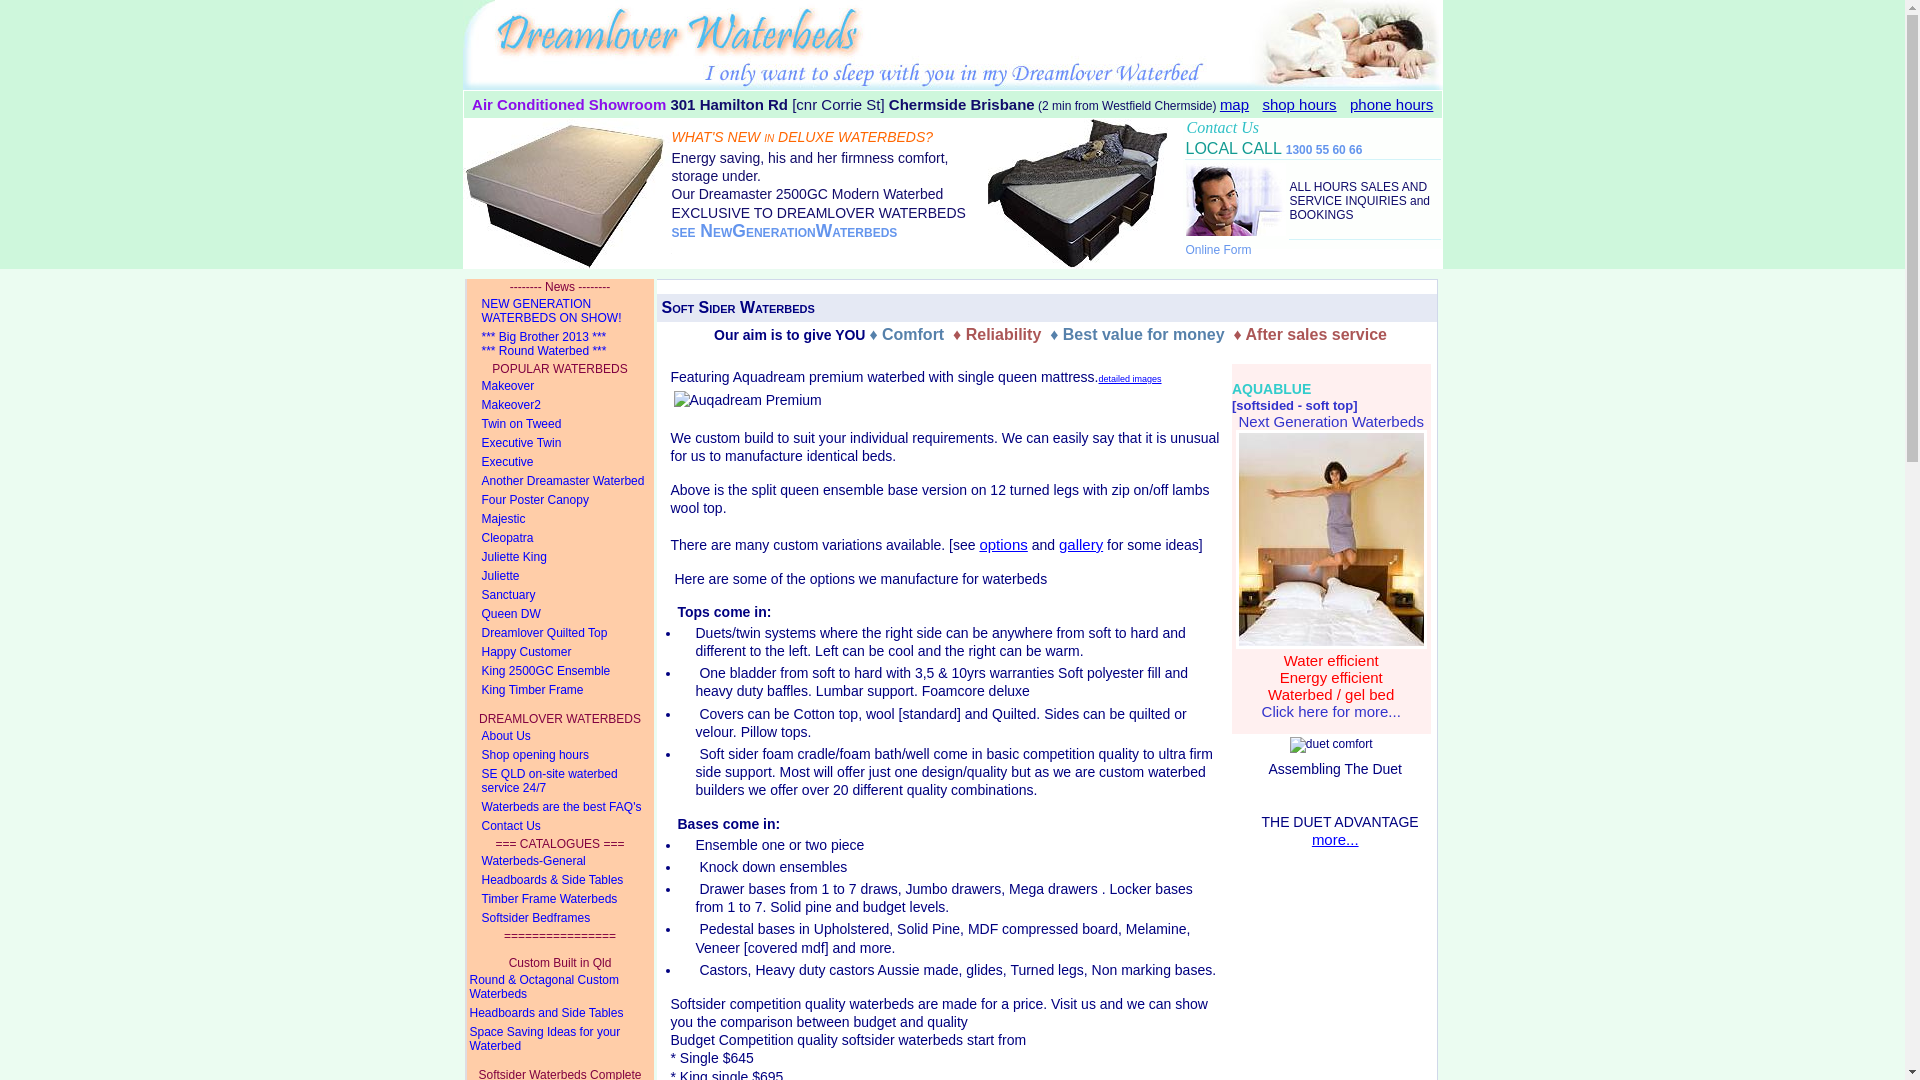 This screenshot has height=1080, width=1920. Describe the element at coordinates (1079, 544) in the screenshot. I see `'gallery'` at that location.